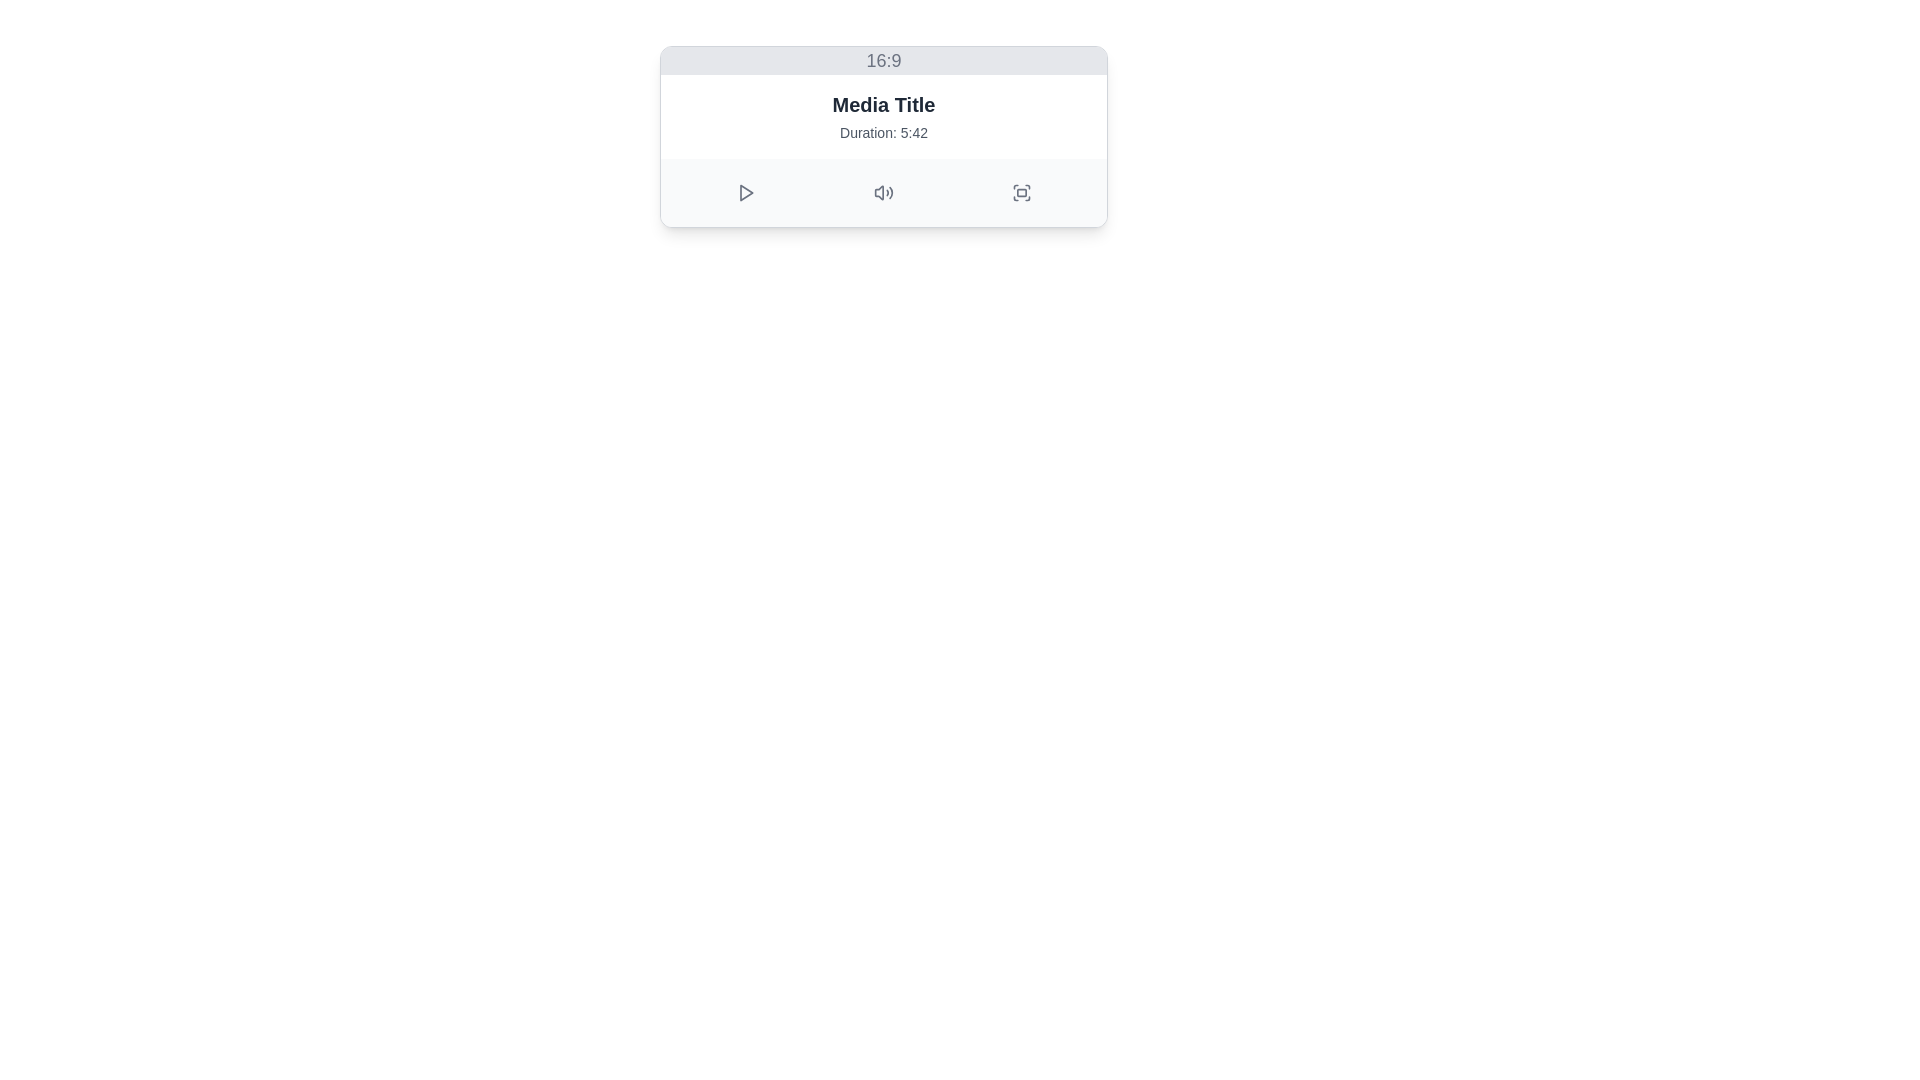 The width and height of the screenshot is (1920, 1080). Describe the element at coordinates (1022, 192) in the screenshot. I see `the circular fullscreen button with a centered fullscreen icon` at that location.